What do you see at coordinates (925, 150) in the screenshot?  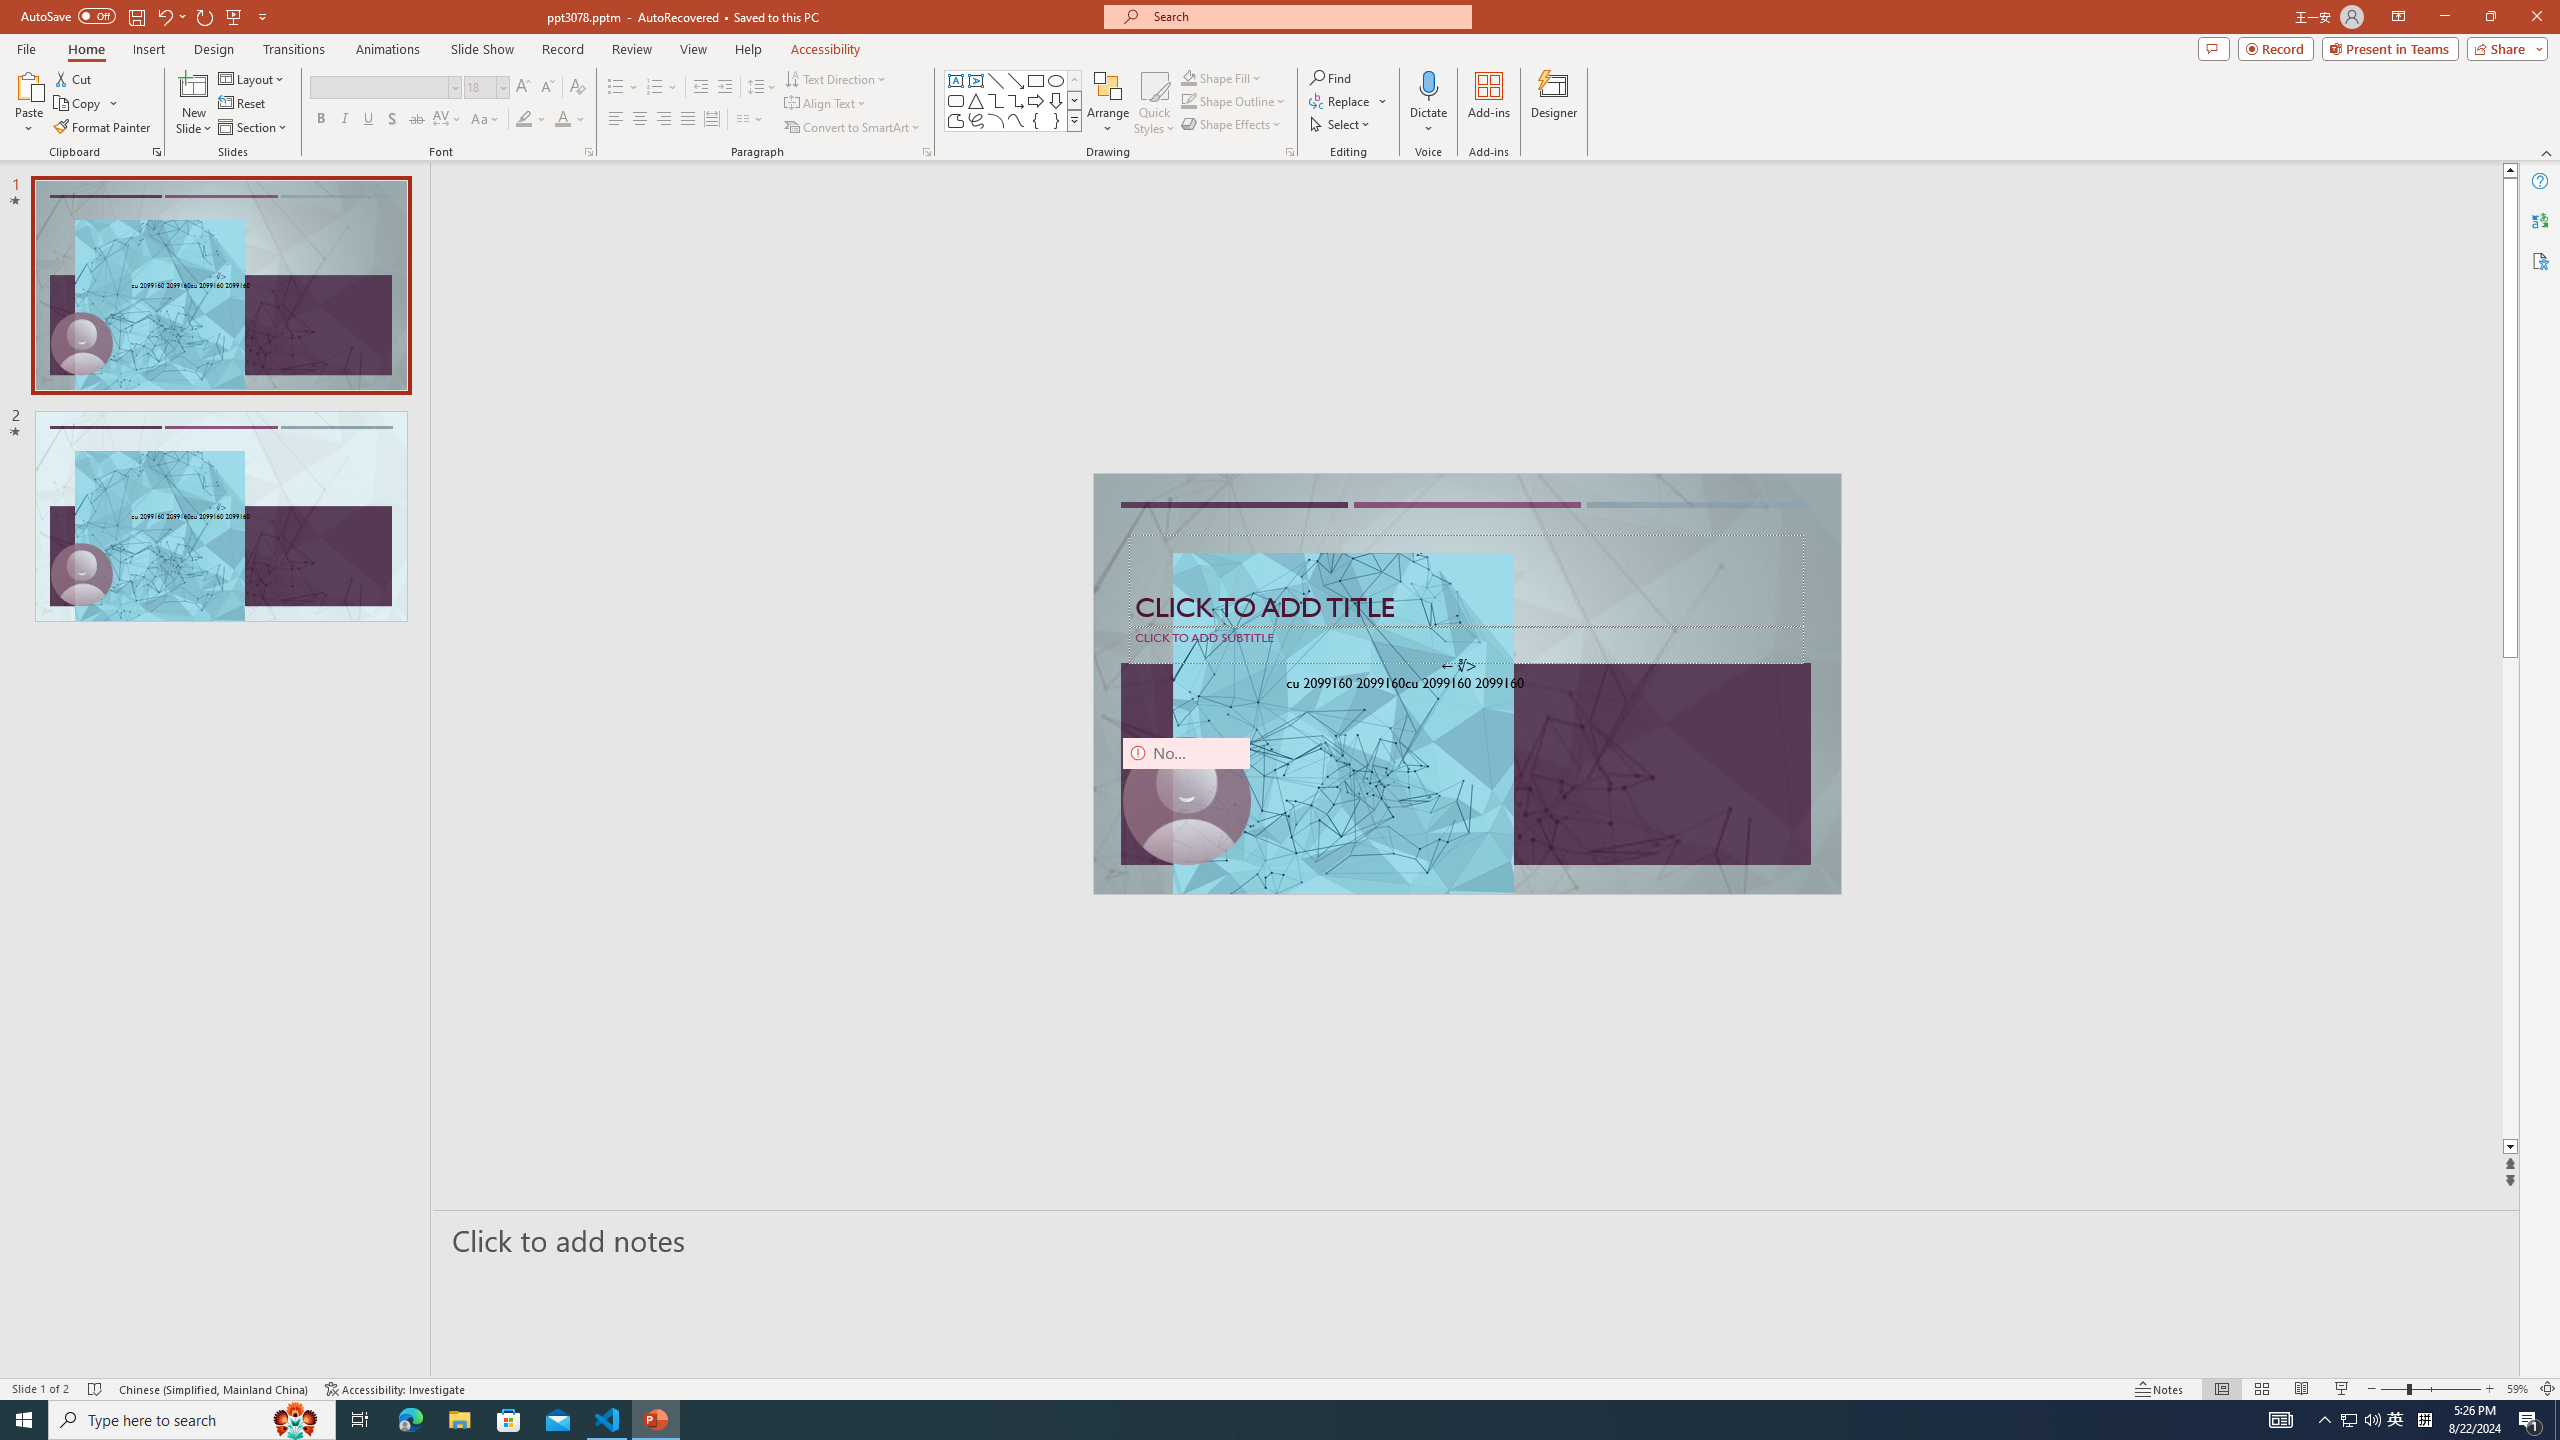 I see `'Paragraph...'` at bounding box center [925, 150].